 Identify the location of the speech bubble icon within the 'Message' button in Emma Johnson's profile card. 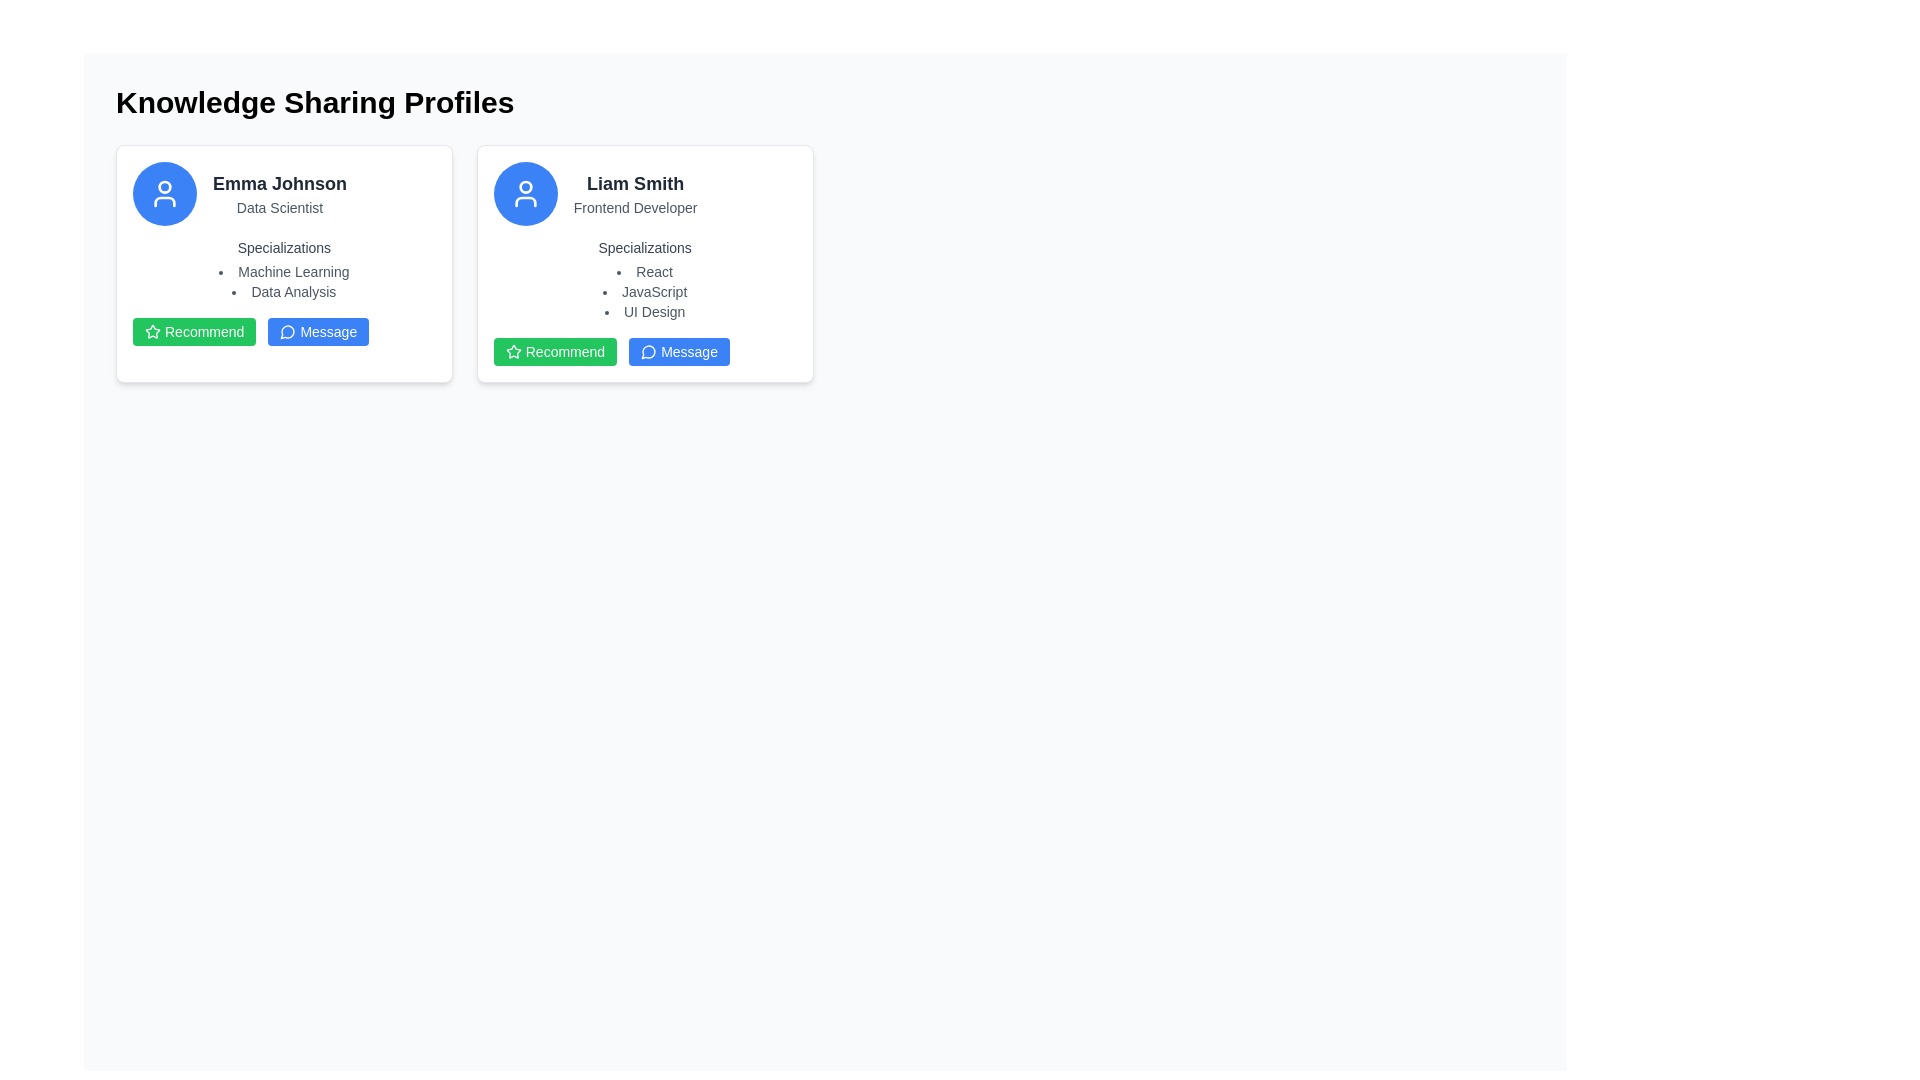
(287, 331).